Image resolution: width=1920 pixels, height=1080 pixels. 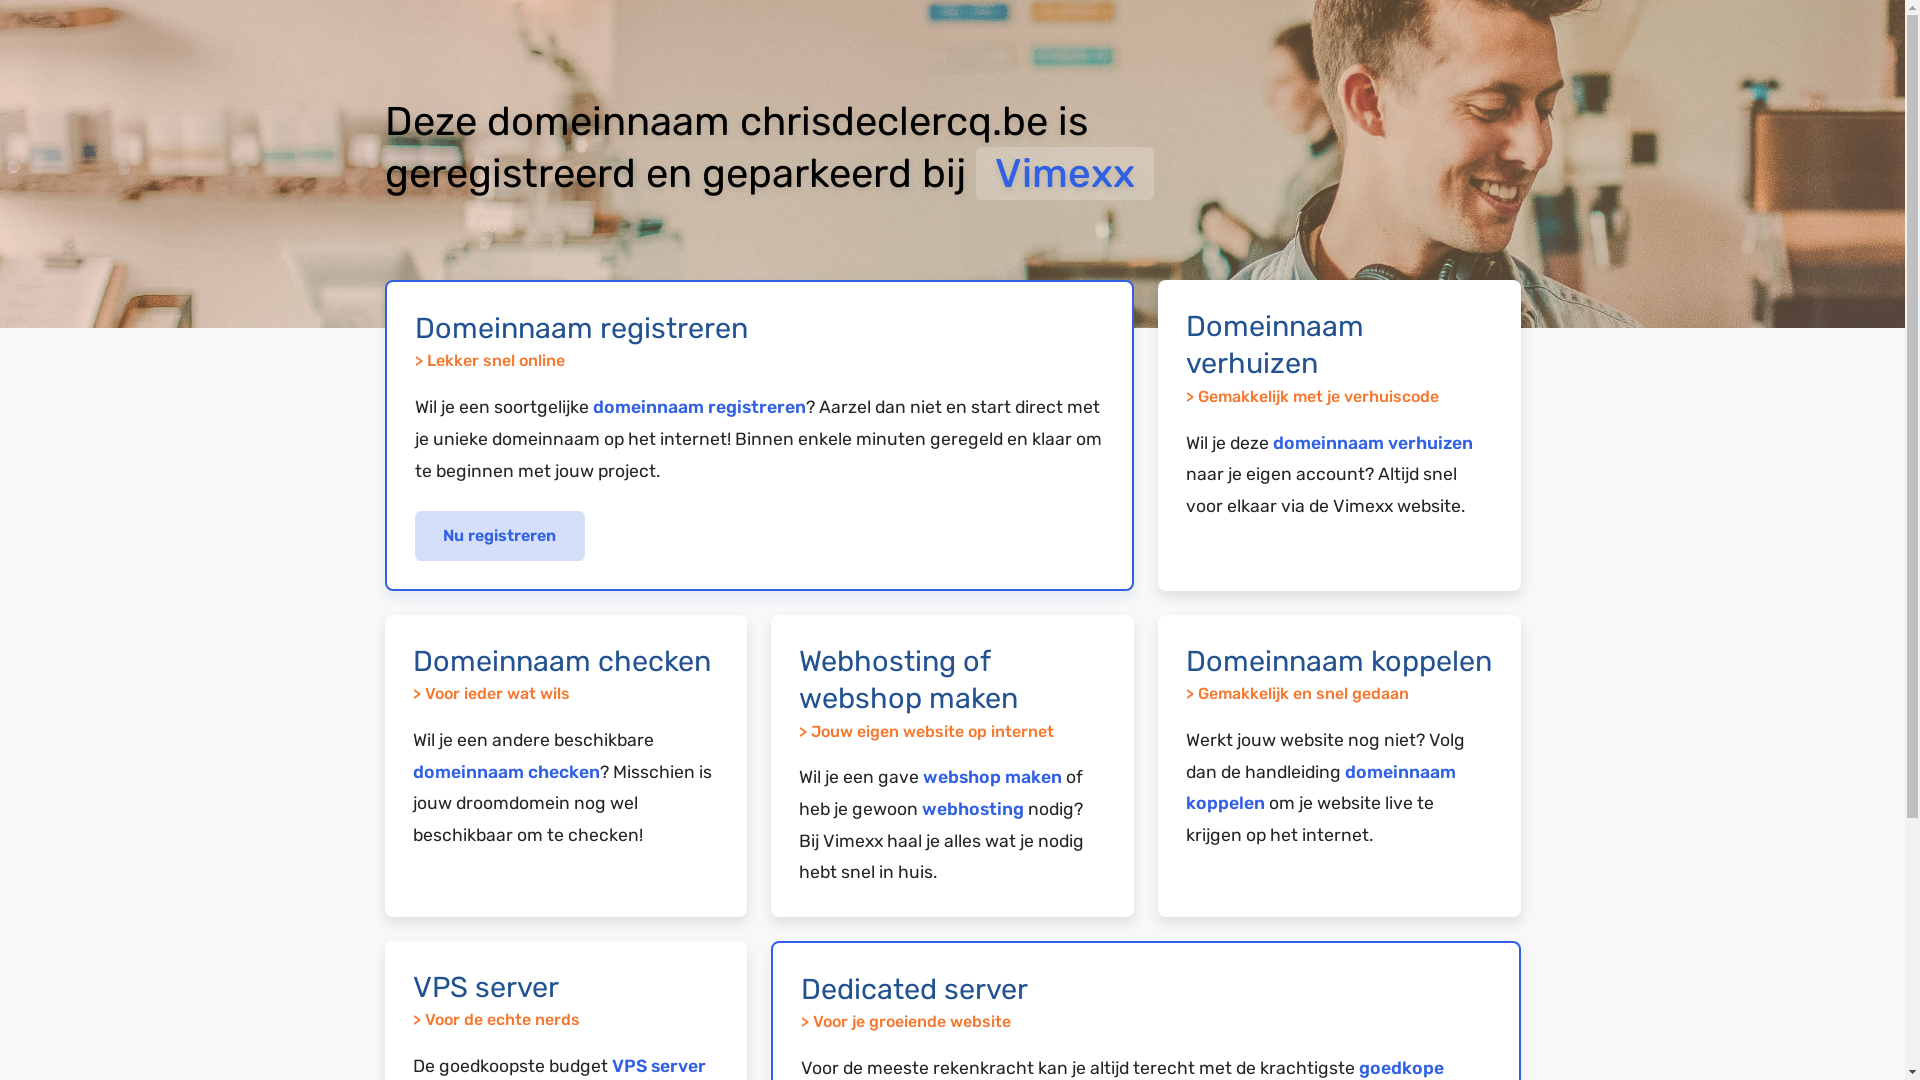 I want to click on 'domeinnaam koppelen', so click(x=1320, y=786).